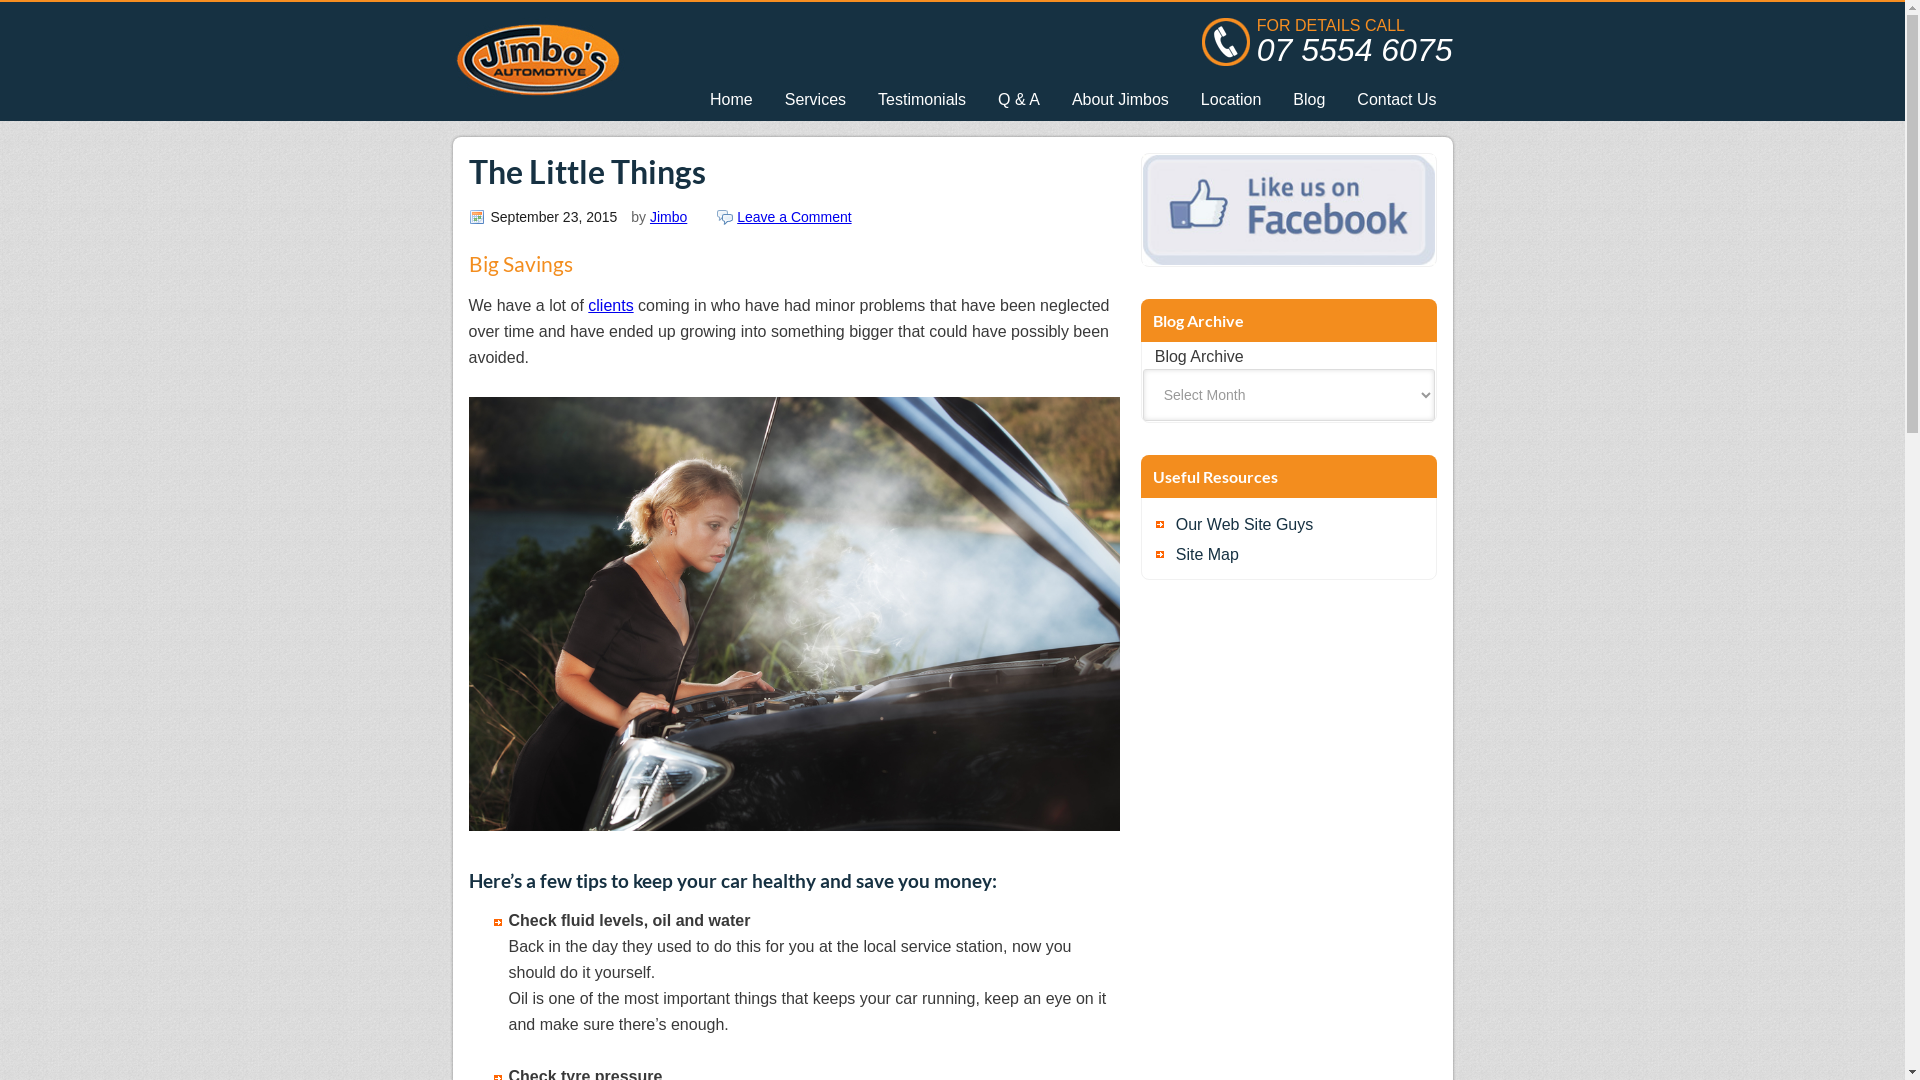 This screenshot has height=1080, width=1920. Describe the element at coordinates (815, 100) in the screenshot. I see `'Services'` at that location.